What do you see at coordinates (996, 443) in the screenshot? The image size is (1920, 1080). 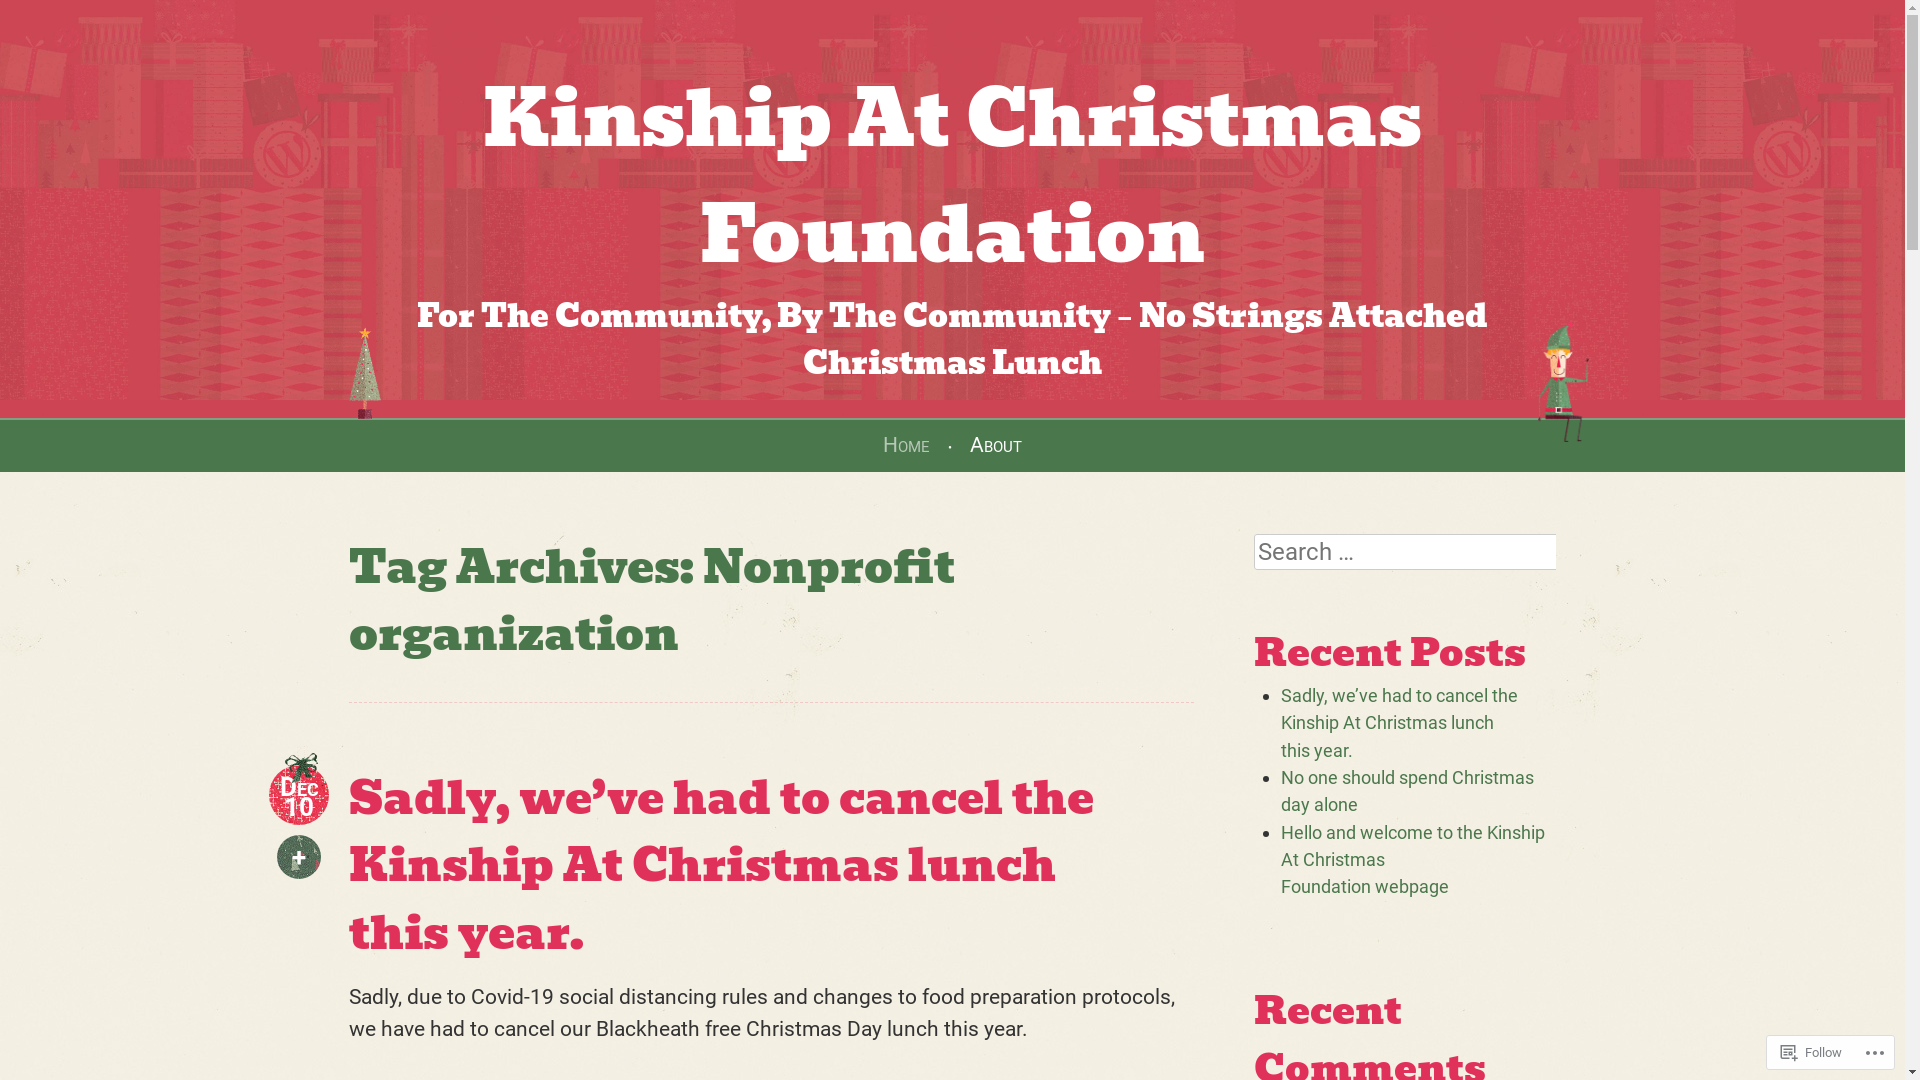 I see `'About'` at bounding box center [996, 443].